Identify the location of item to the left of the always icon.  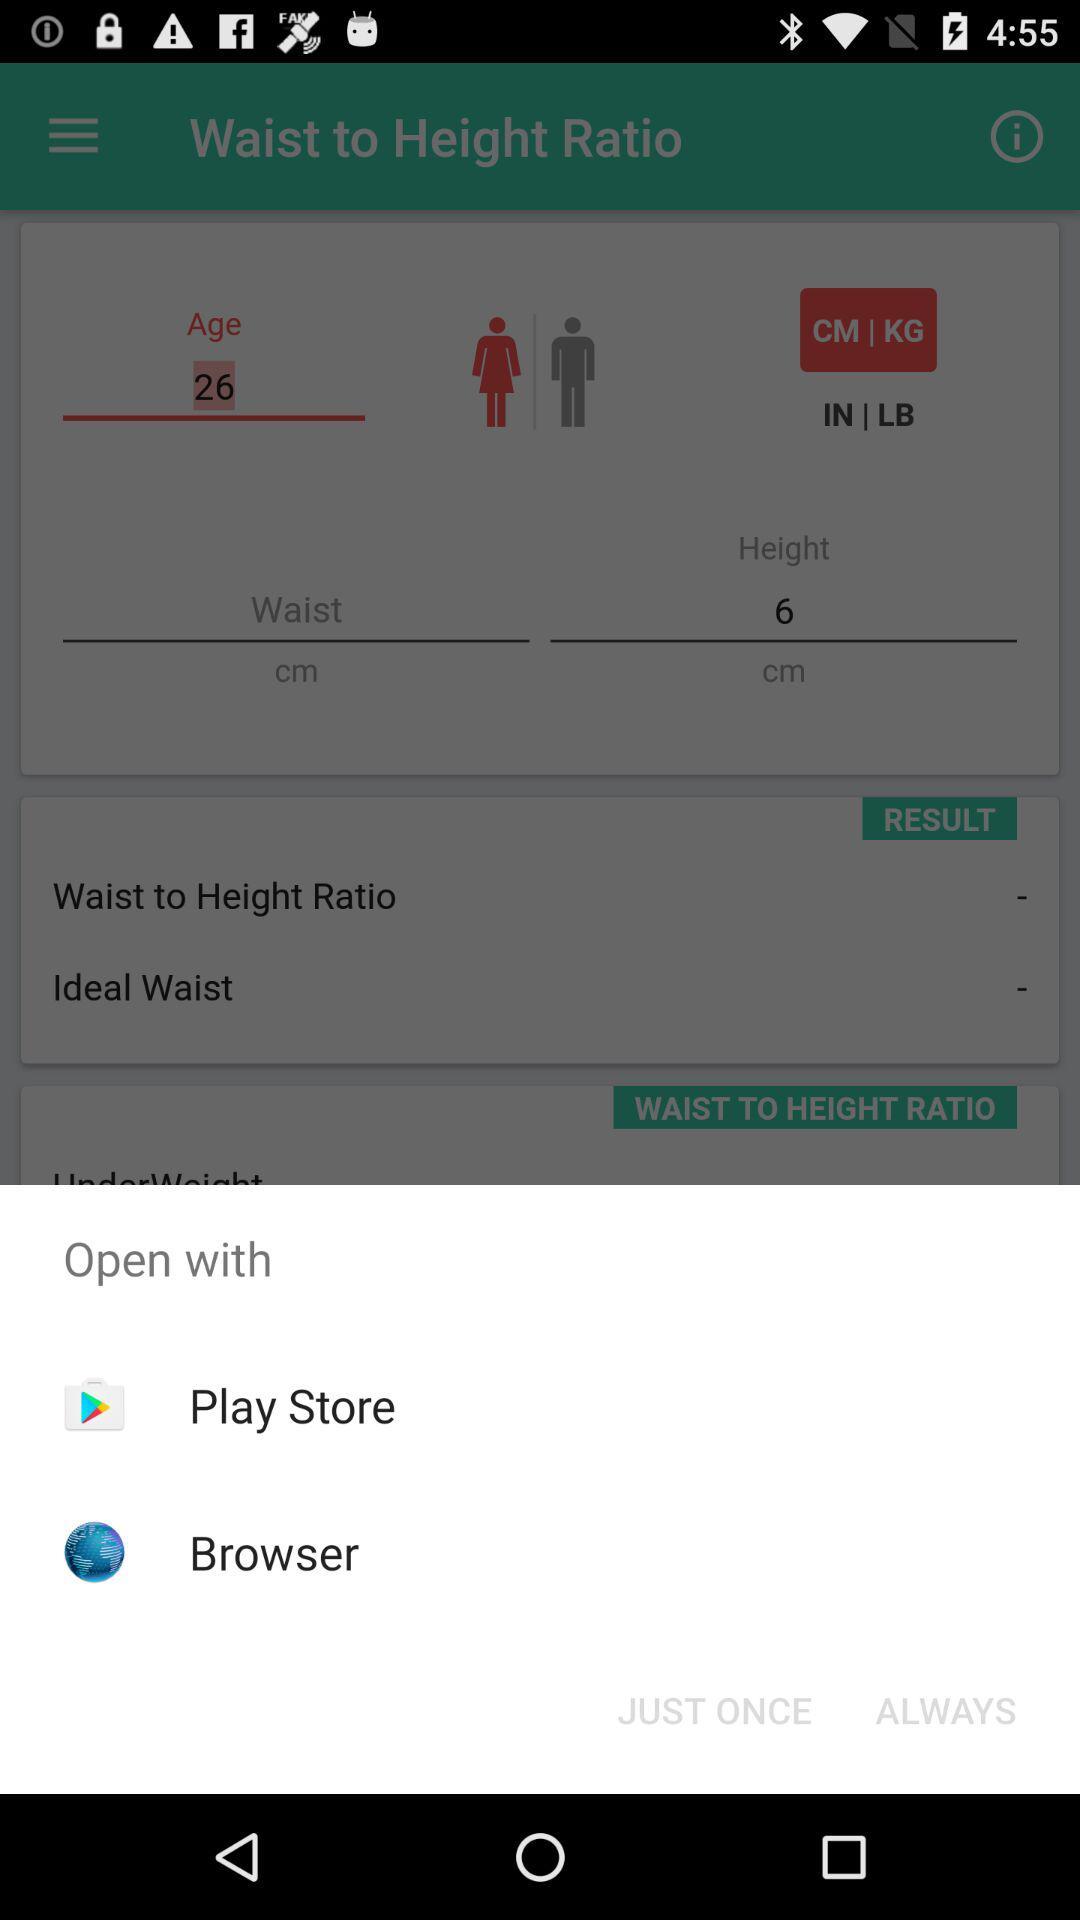
(713, 1708).